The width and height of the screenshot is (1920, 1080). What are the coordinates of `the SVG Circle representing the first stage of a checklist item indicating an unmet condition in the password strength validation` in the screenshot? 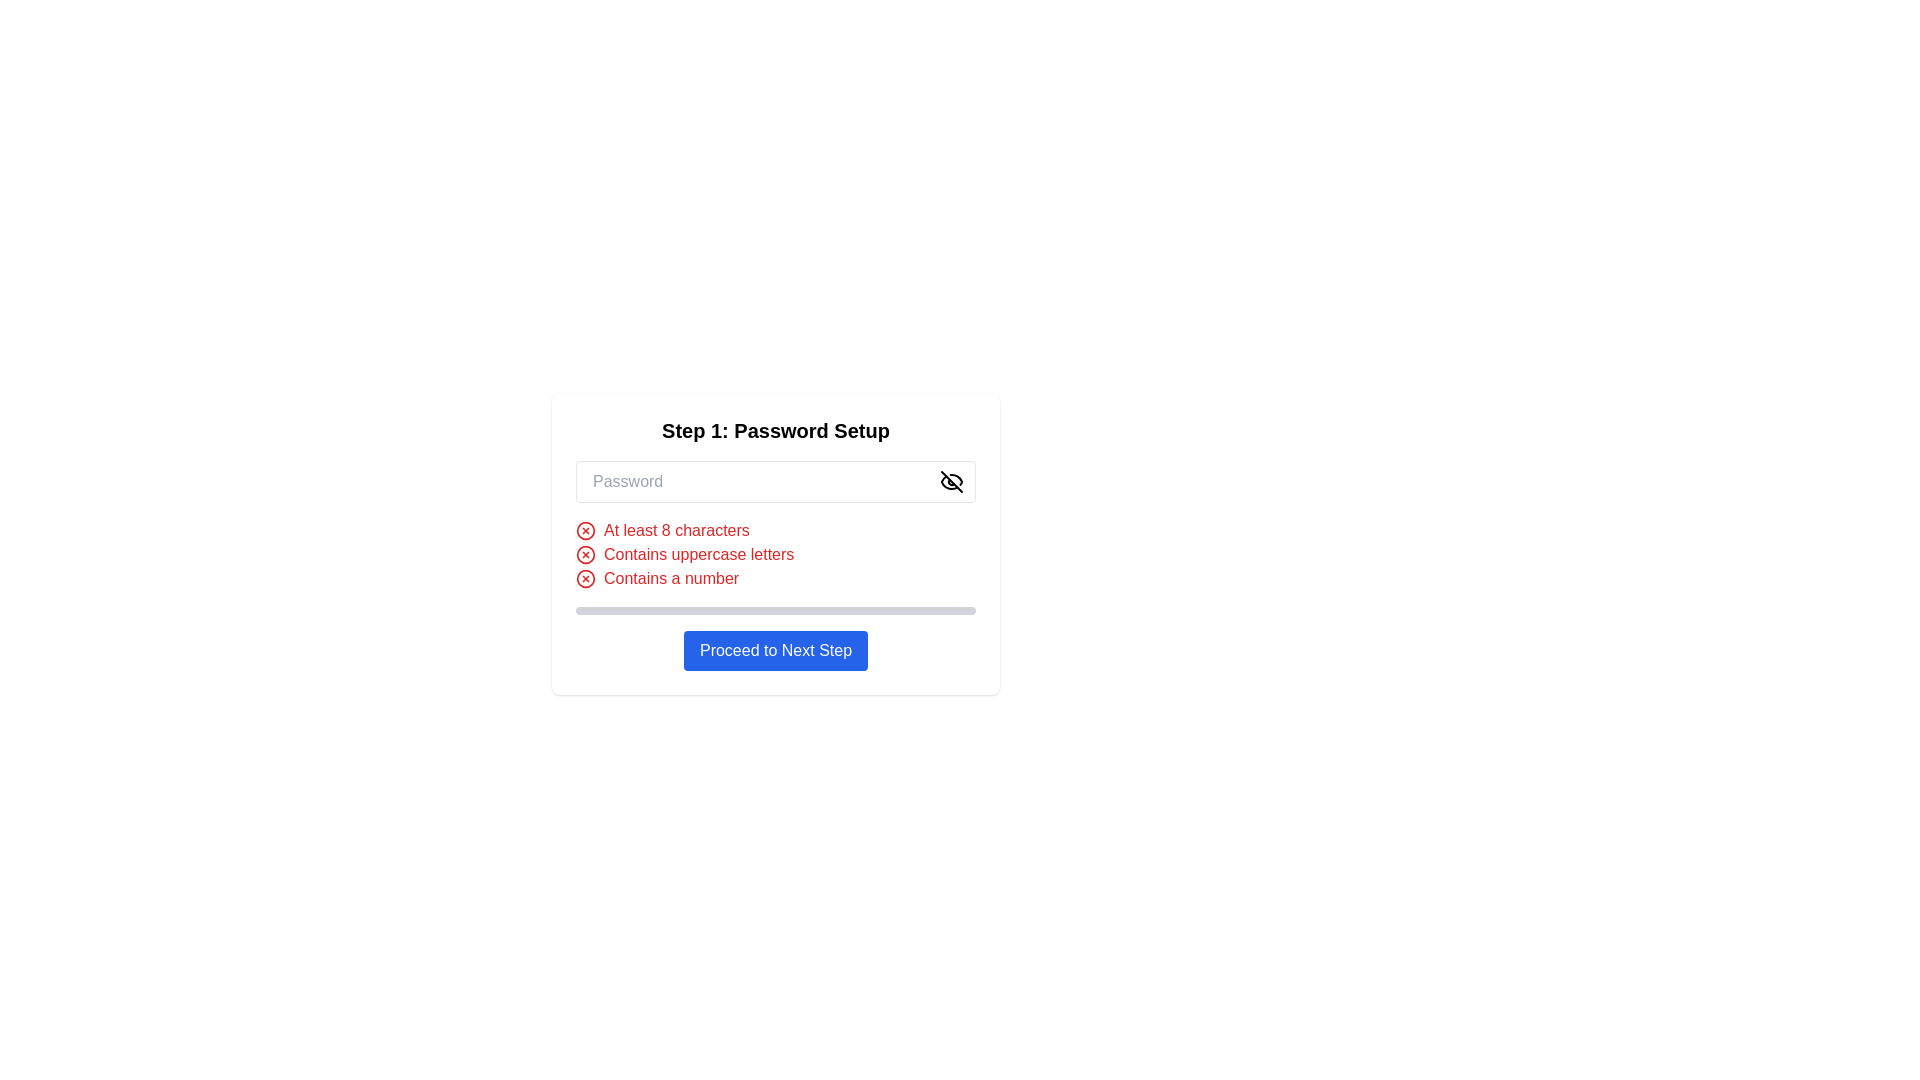 It's located at (584, 530).